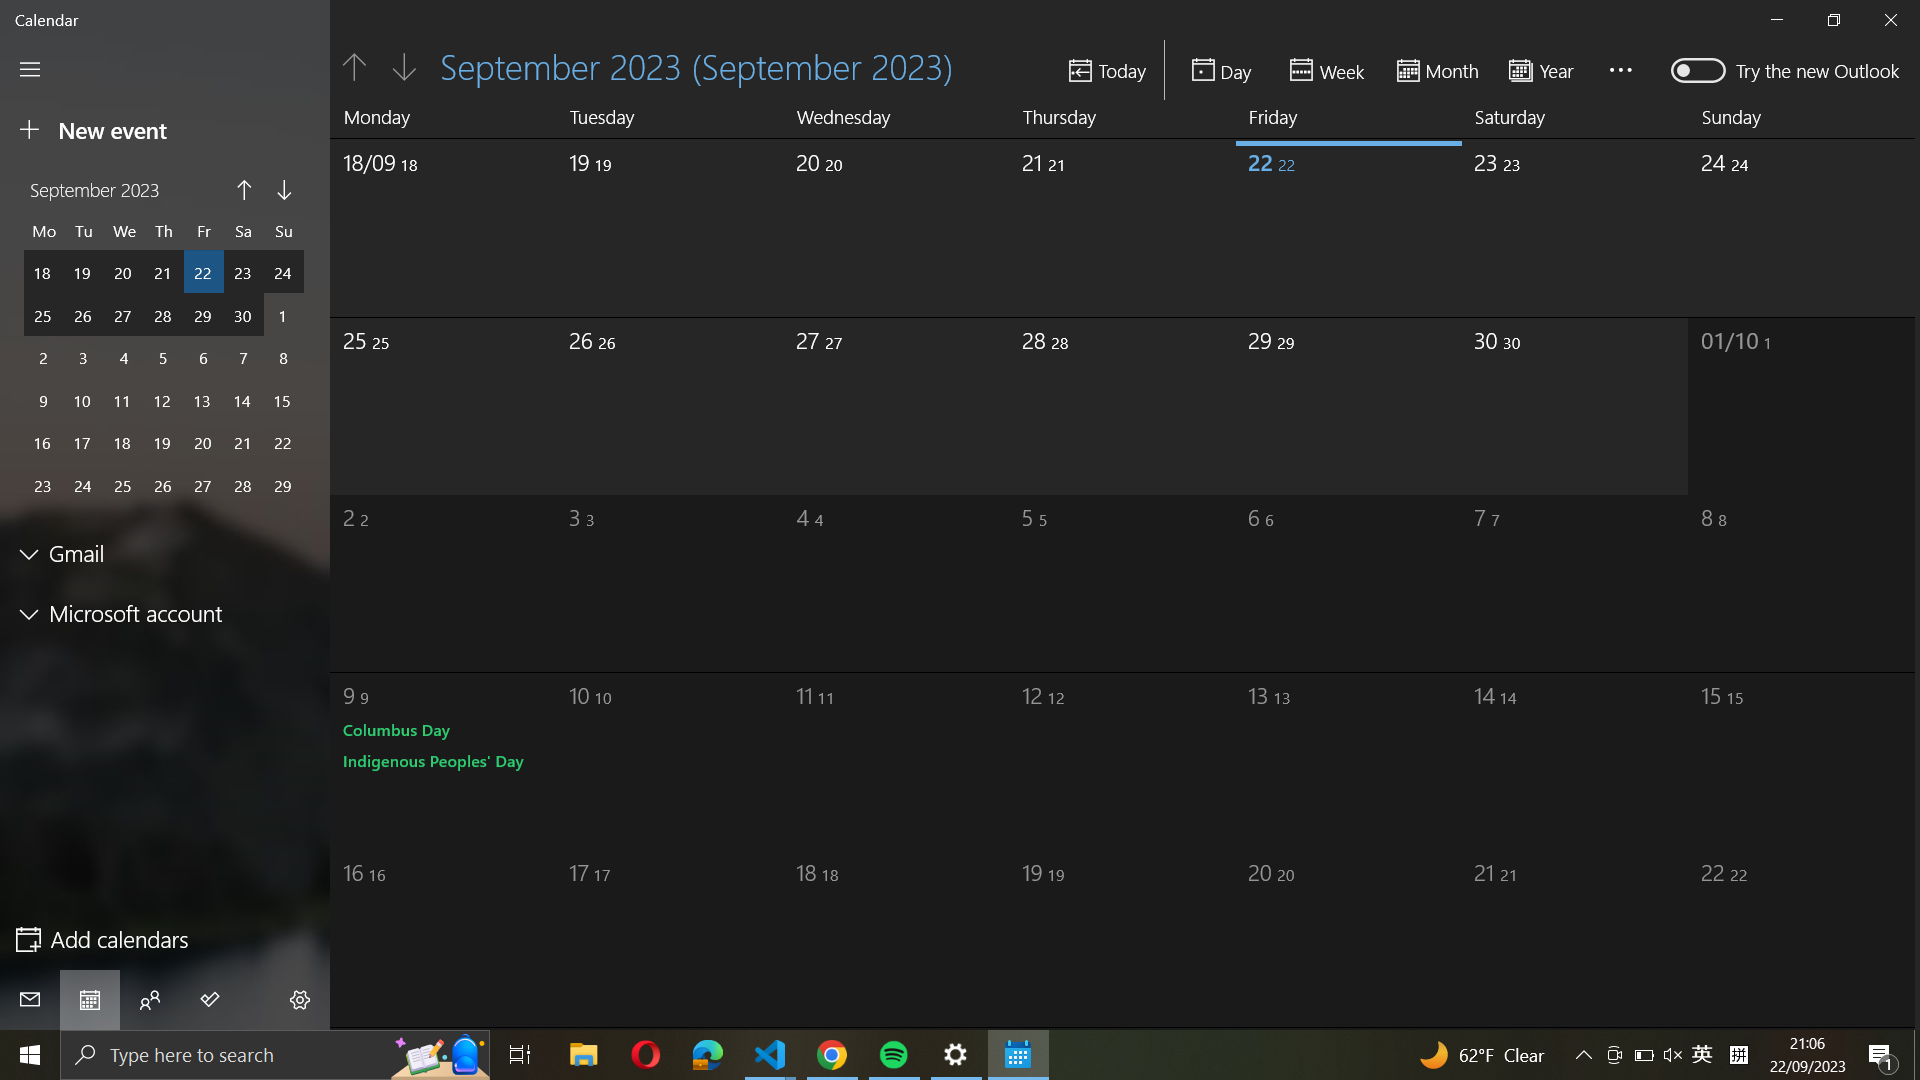 The width and height of the screenshot is (1920, 1080). I want to click on the 13th of October, so click(1320, 753).